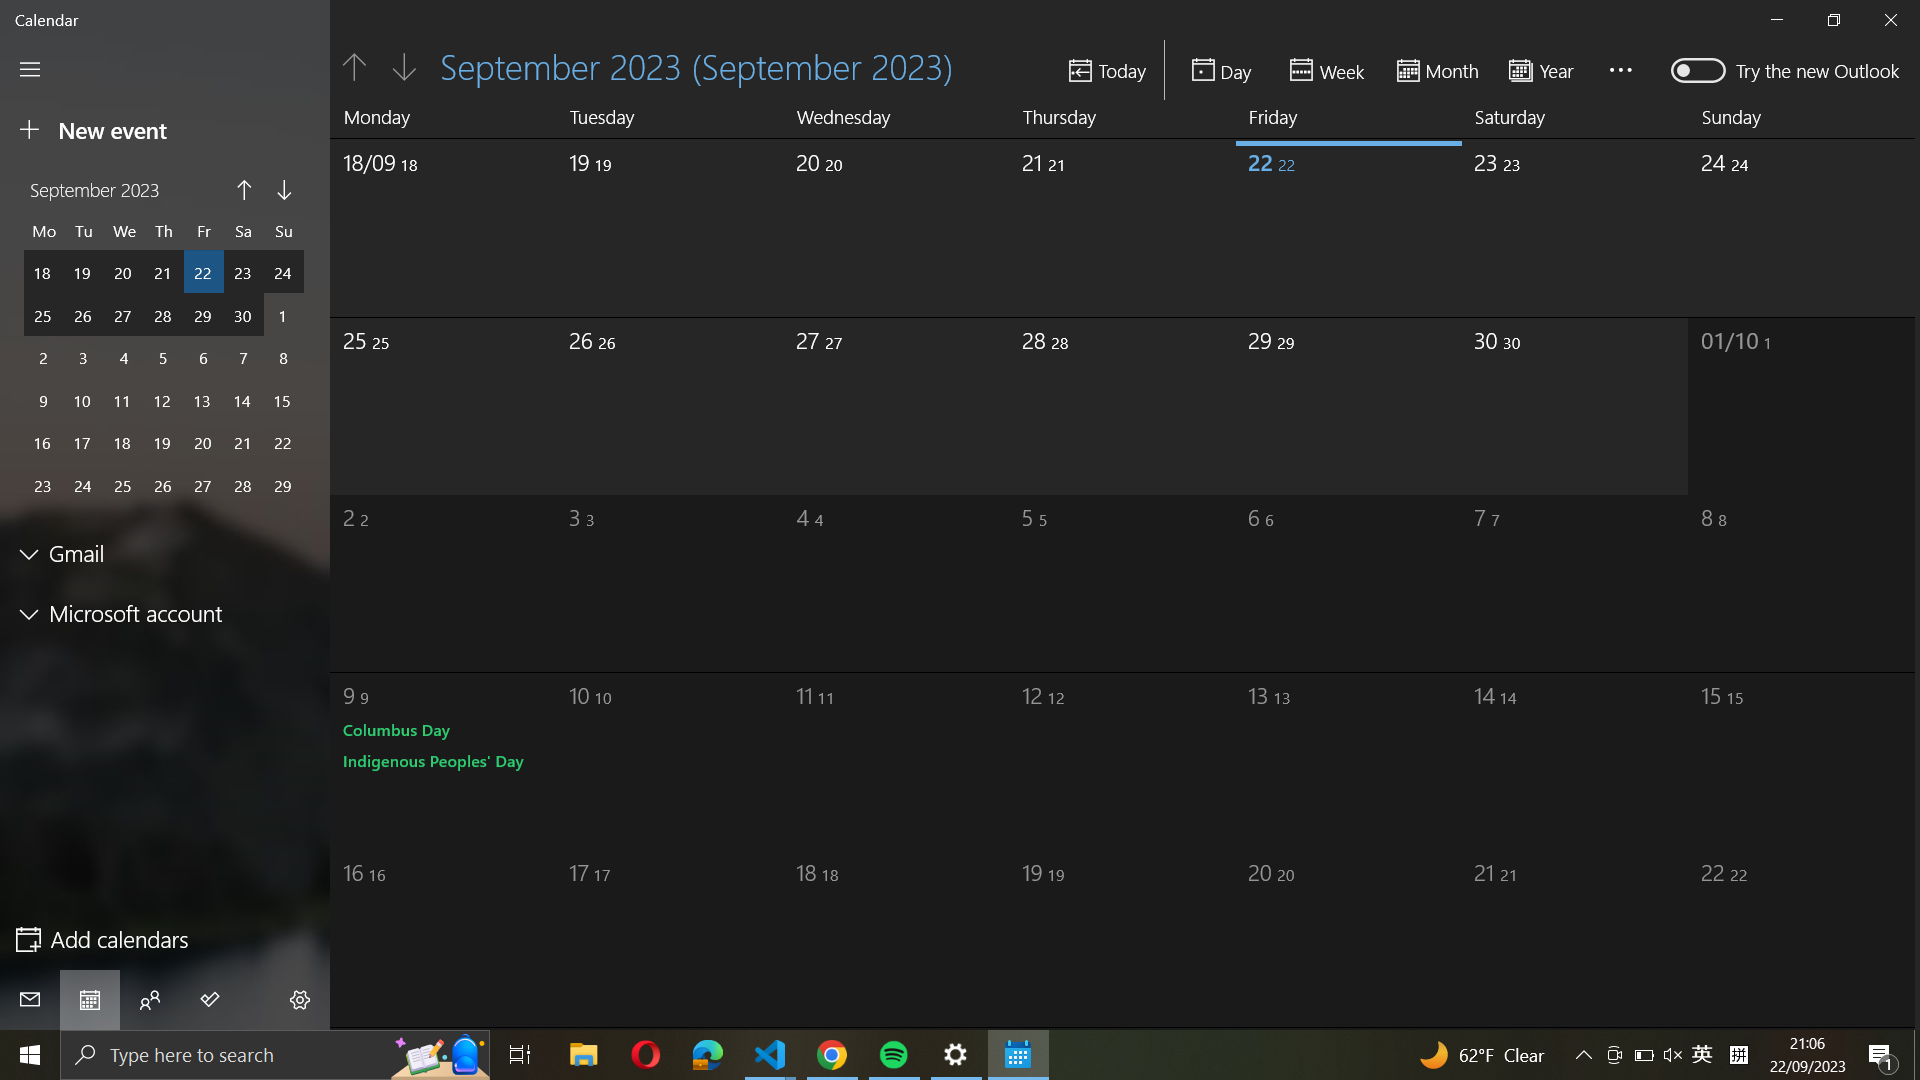 The width and height of the screenshot is (1920, 1080). I want to click on the 13th of October, so click(1320, 753).